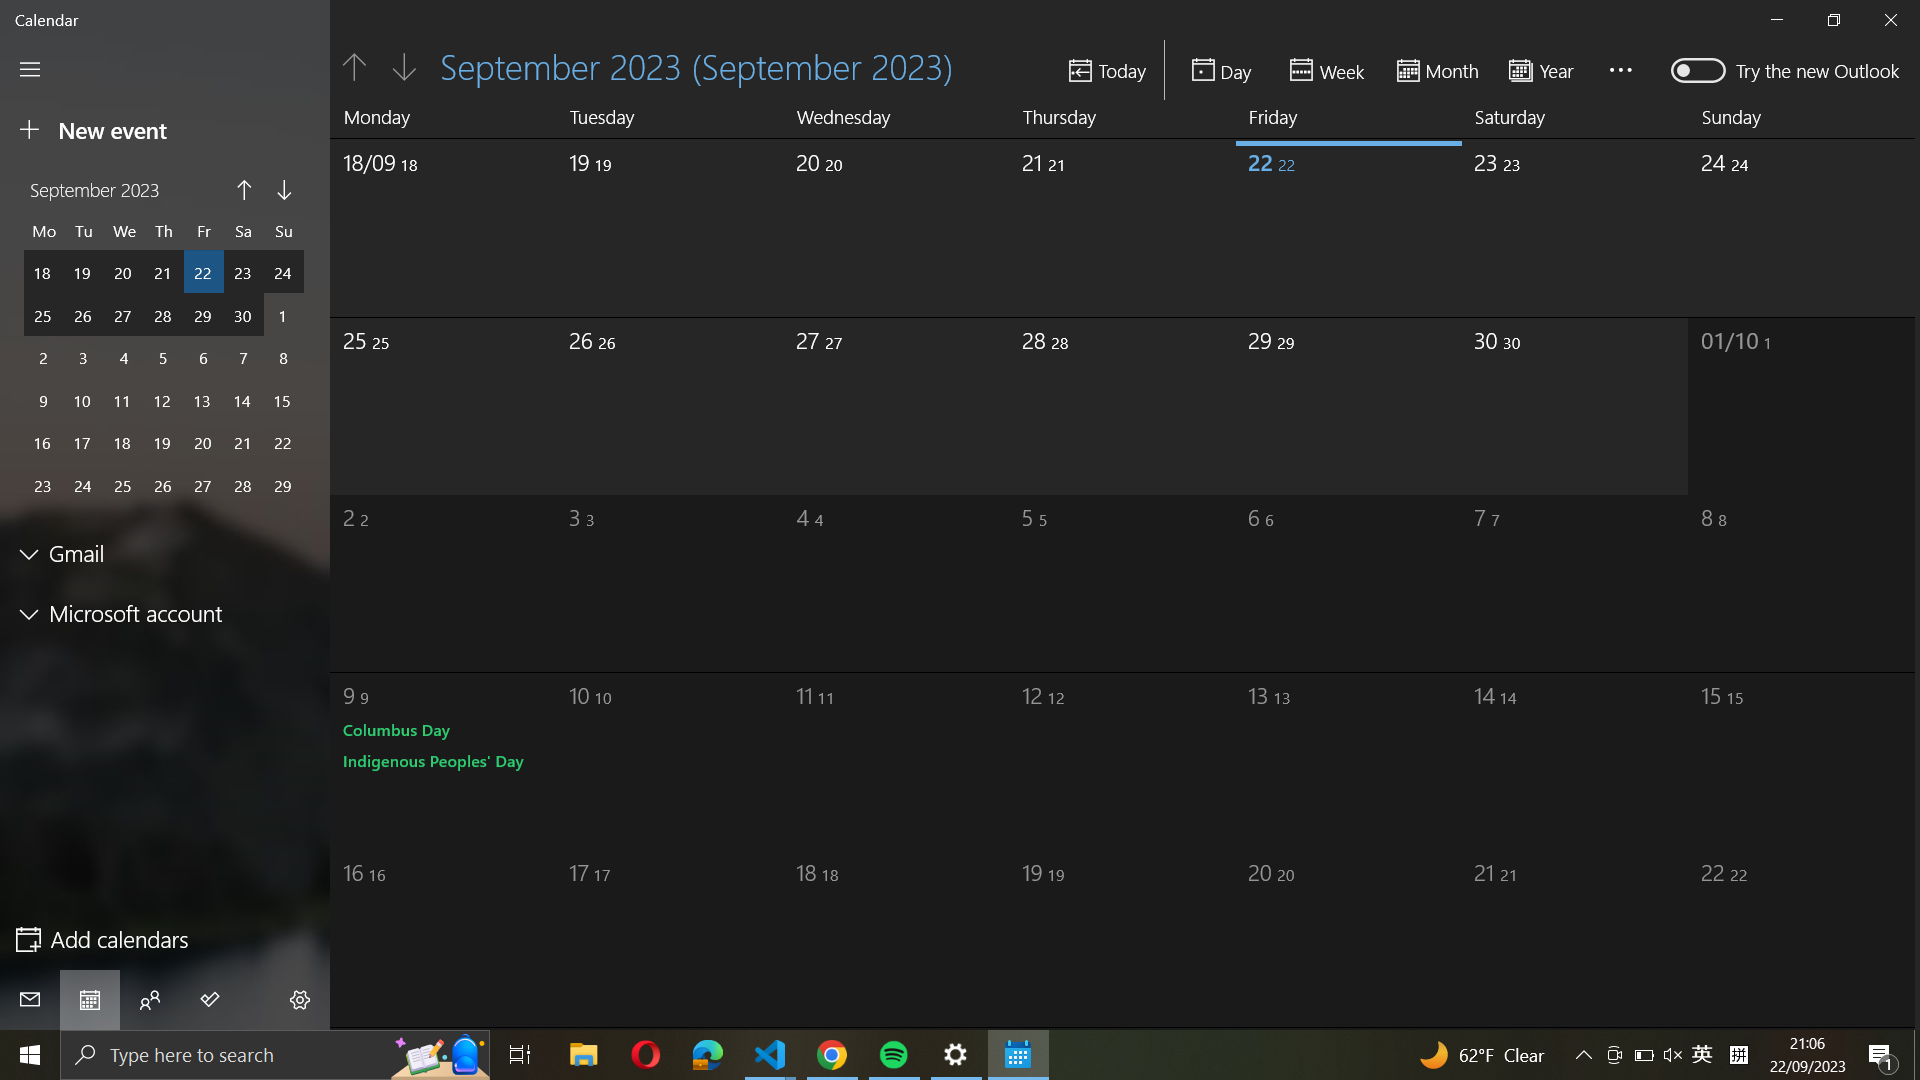 The width and height of the screenshot is (1920, 1080). I want to click on the 13th of October, so click(1320, 753).